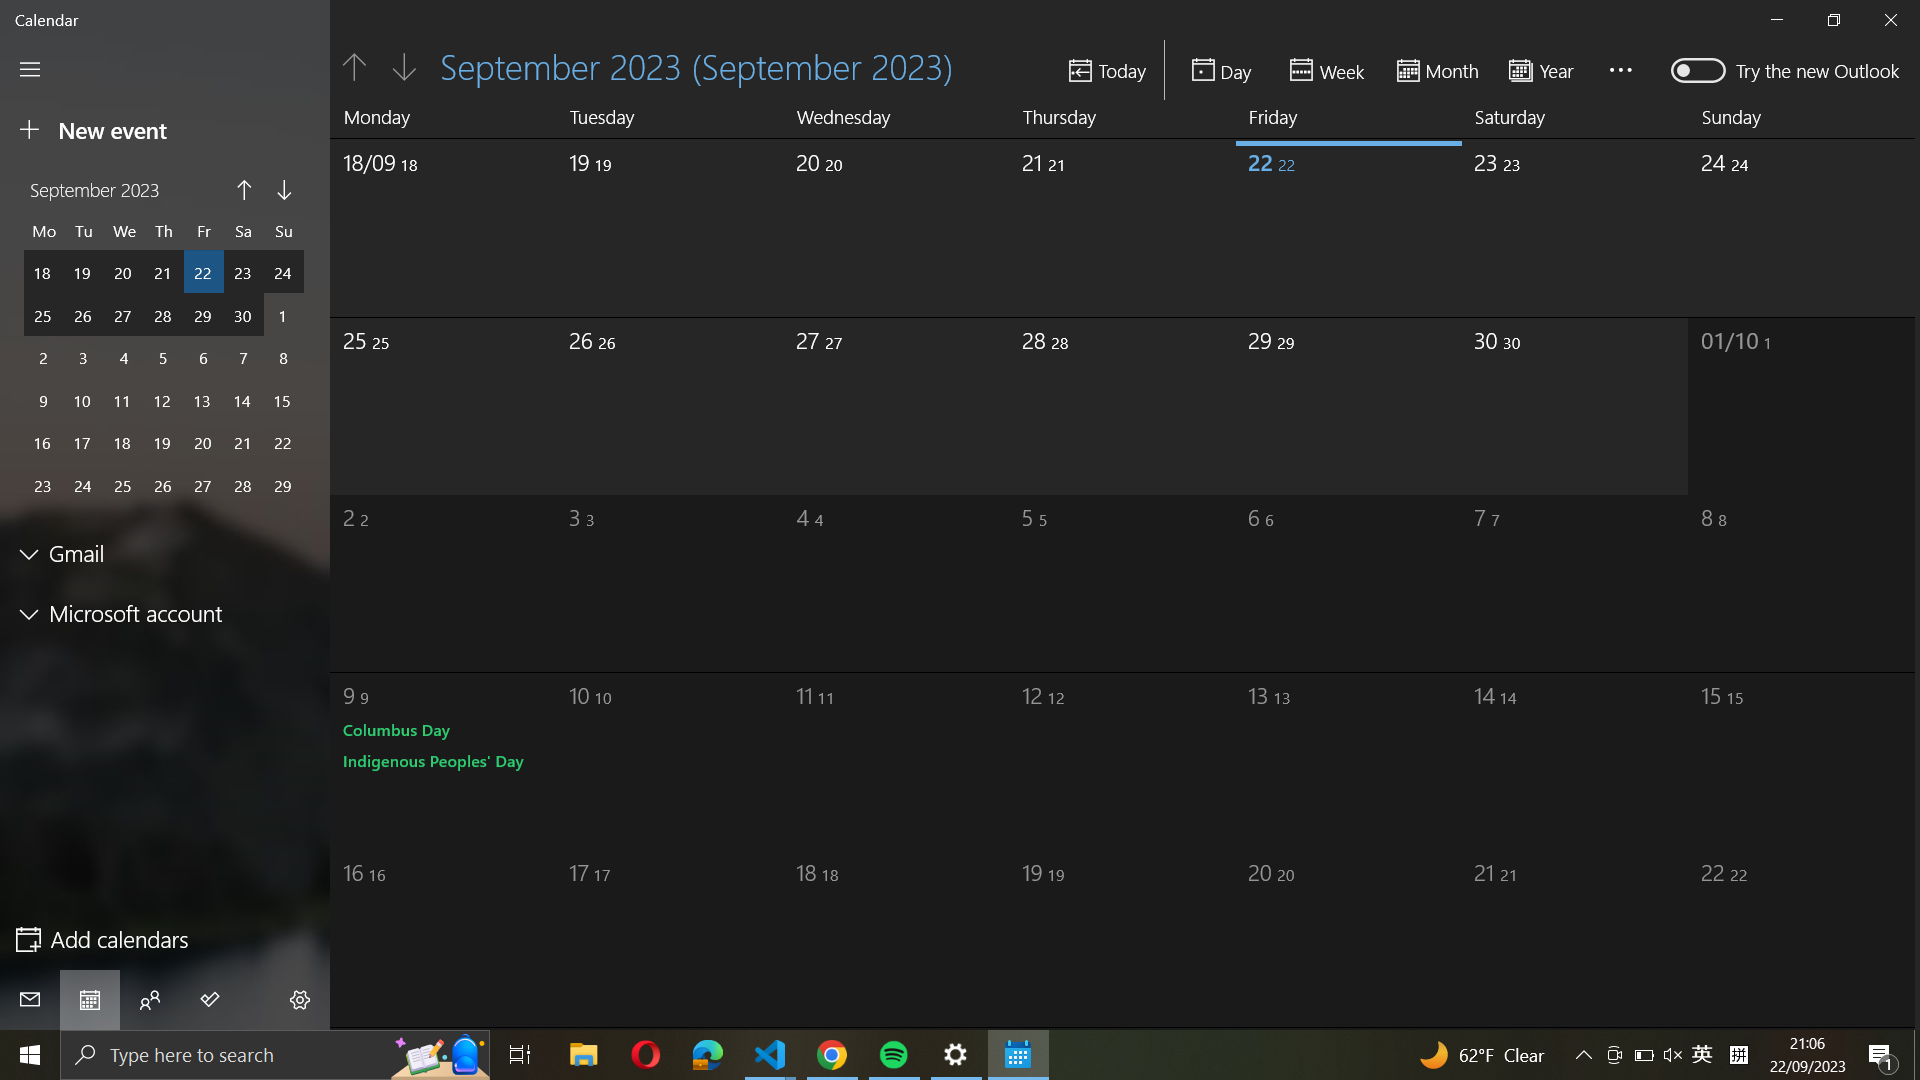 The width and height of the screenshot is (1920, 1080). I want to click on the 13th of October, so click(1320, 753).